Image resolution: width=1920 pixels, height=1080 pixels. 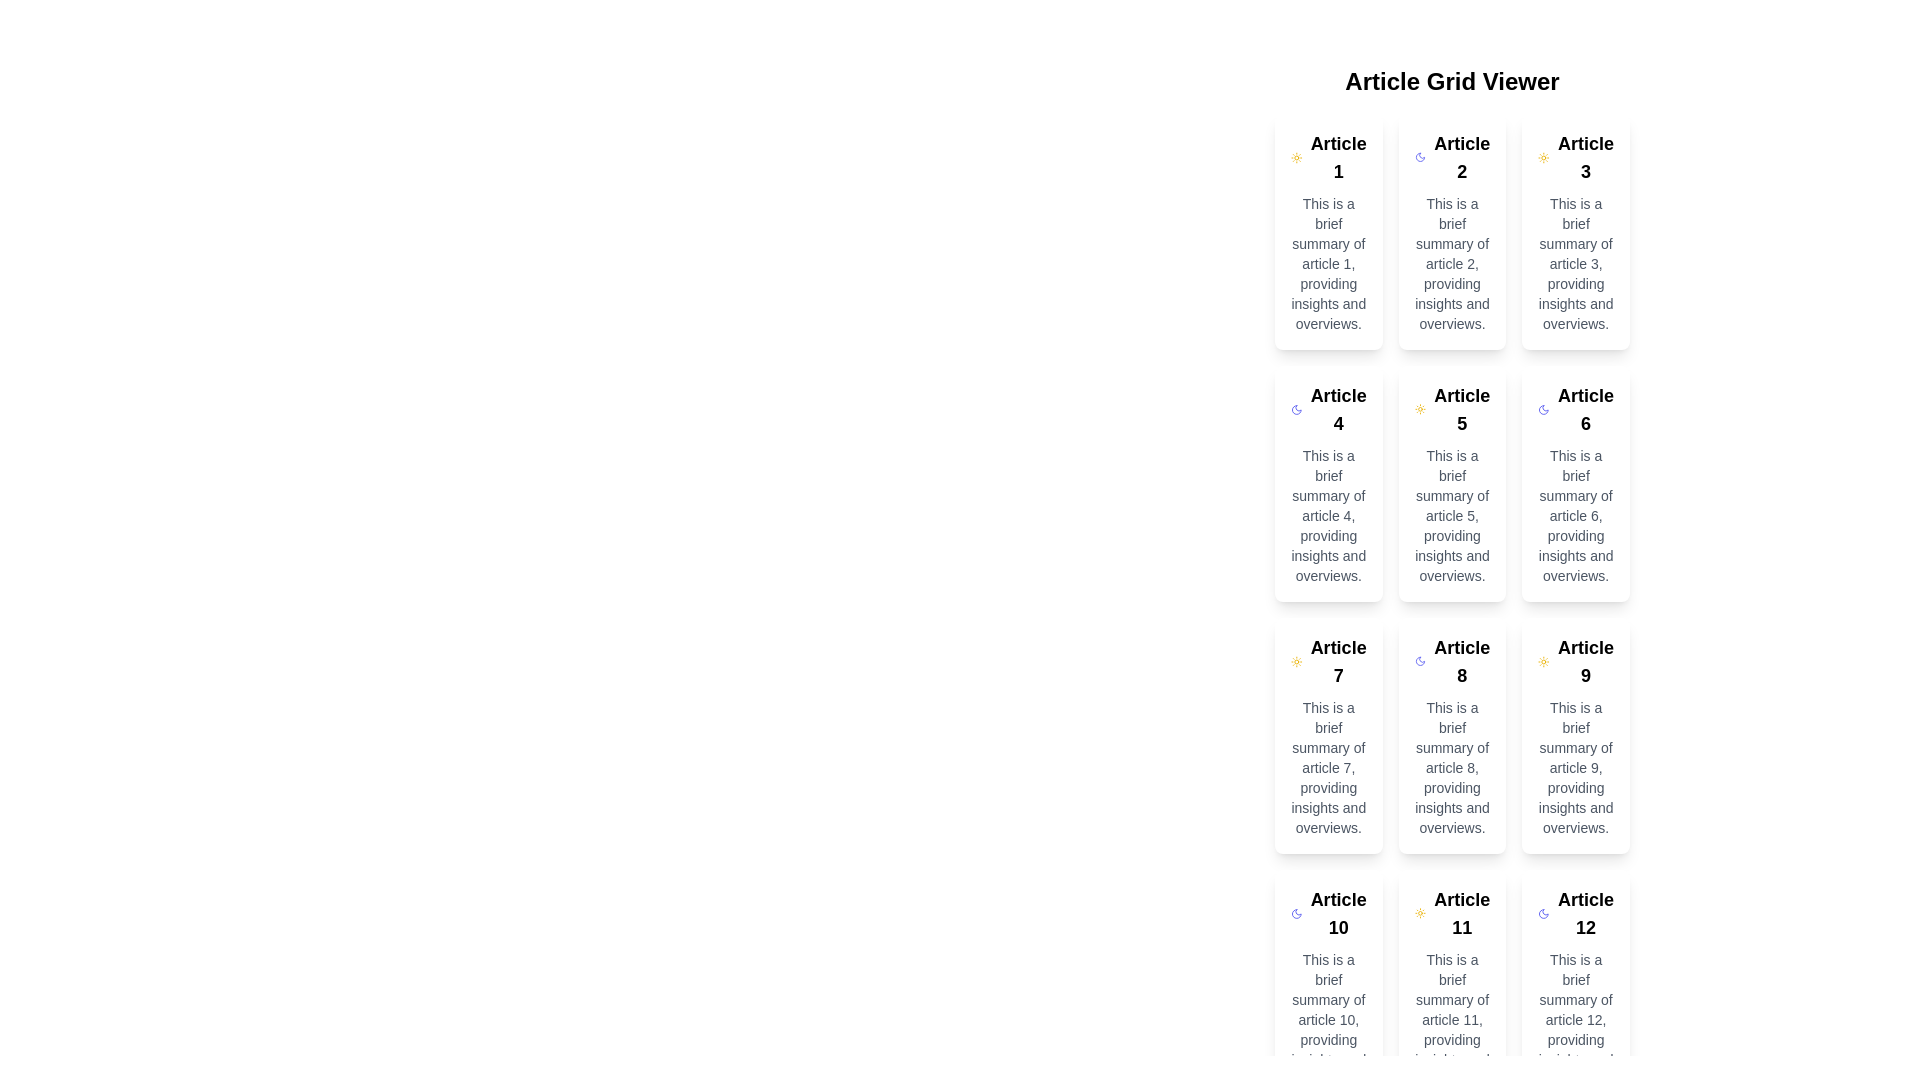 What do you see at coordinates (1543, 408) in the screenshot?
I see `the 'Article 6' icon, which is a night or moon-themed representation located to the left of the 'Article 6' text in a card layout` at bounding box center [1543, 408].